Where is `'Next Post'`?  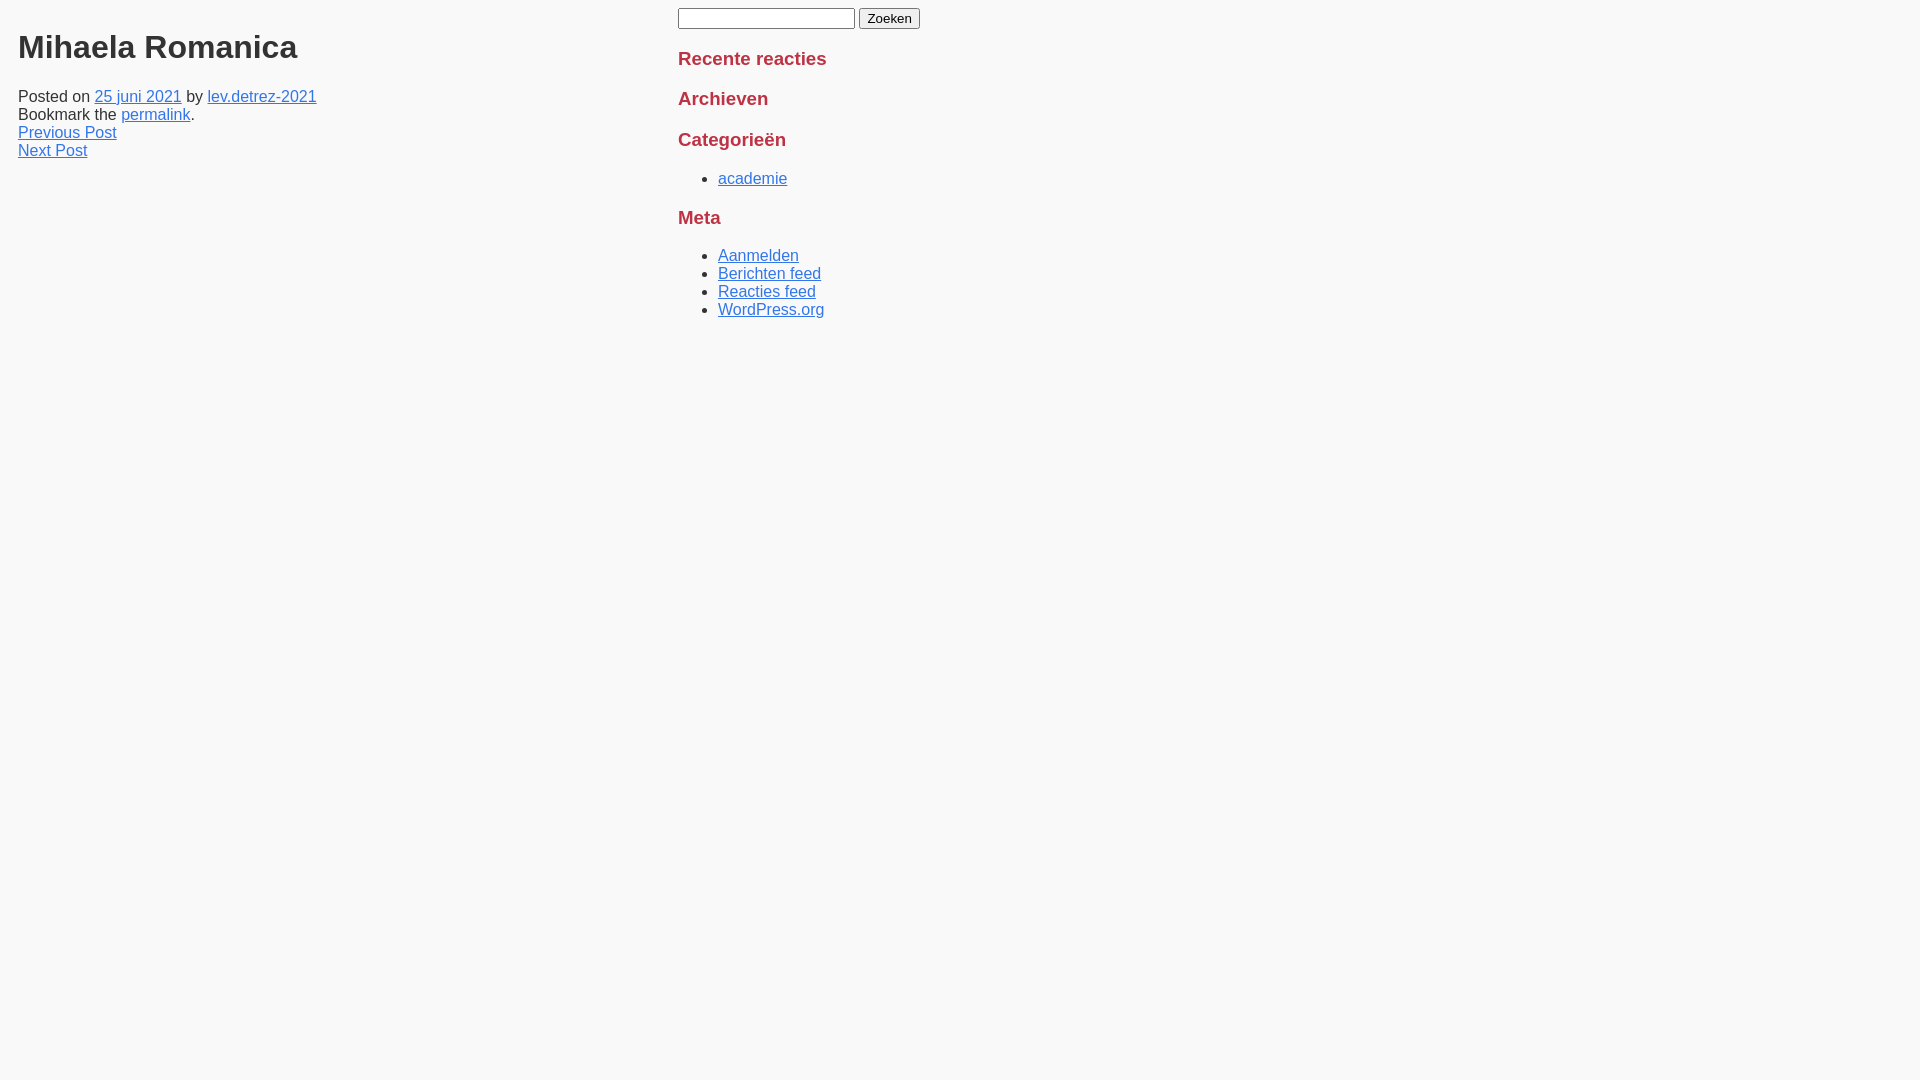 'Next Post' is located at coordinates (52, 149).